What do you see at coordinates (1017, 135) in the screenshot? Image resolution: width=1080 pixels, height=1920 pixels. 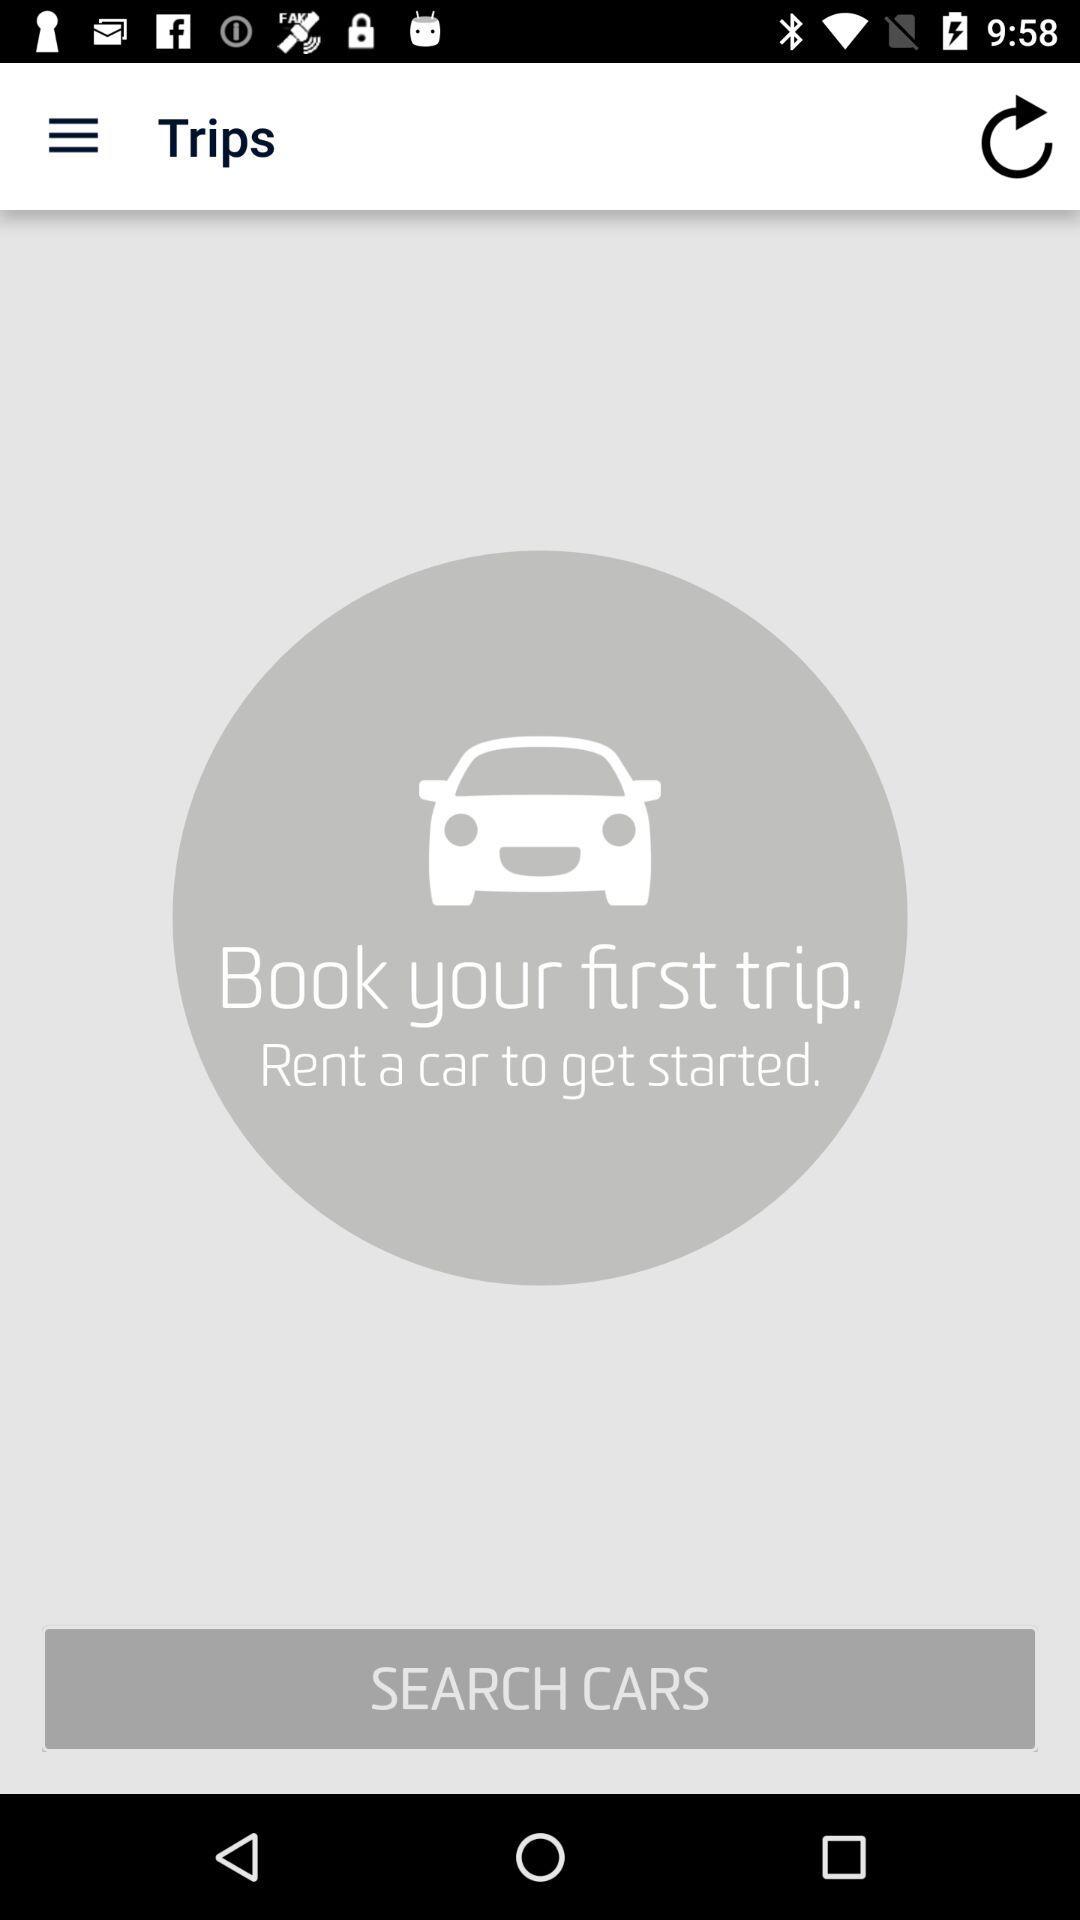 I see `the icon next to trips icon` at bounding box center [1017, 135].